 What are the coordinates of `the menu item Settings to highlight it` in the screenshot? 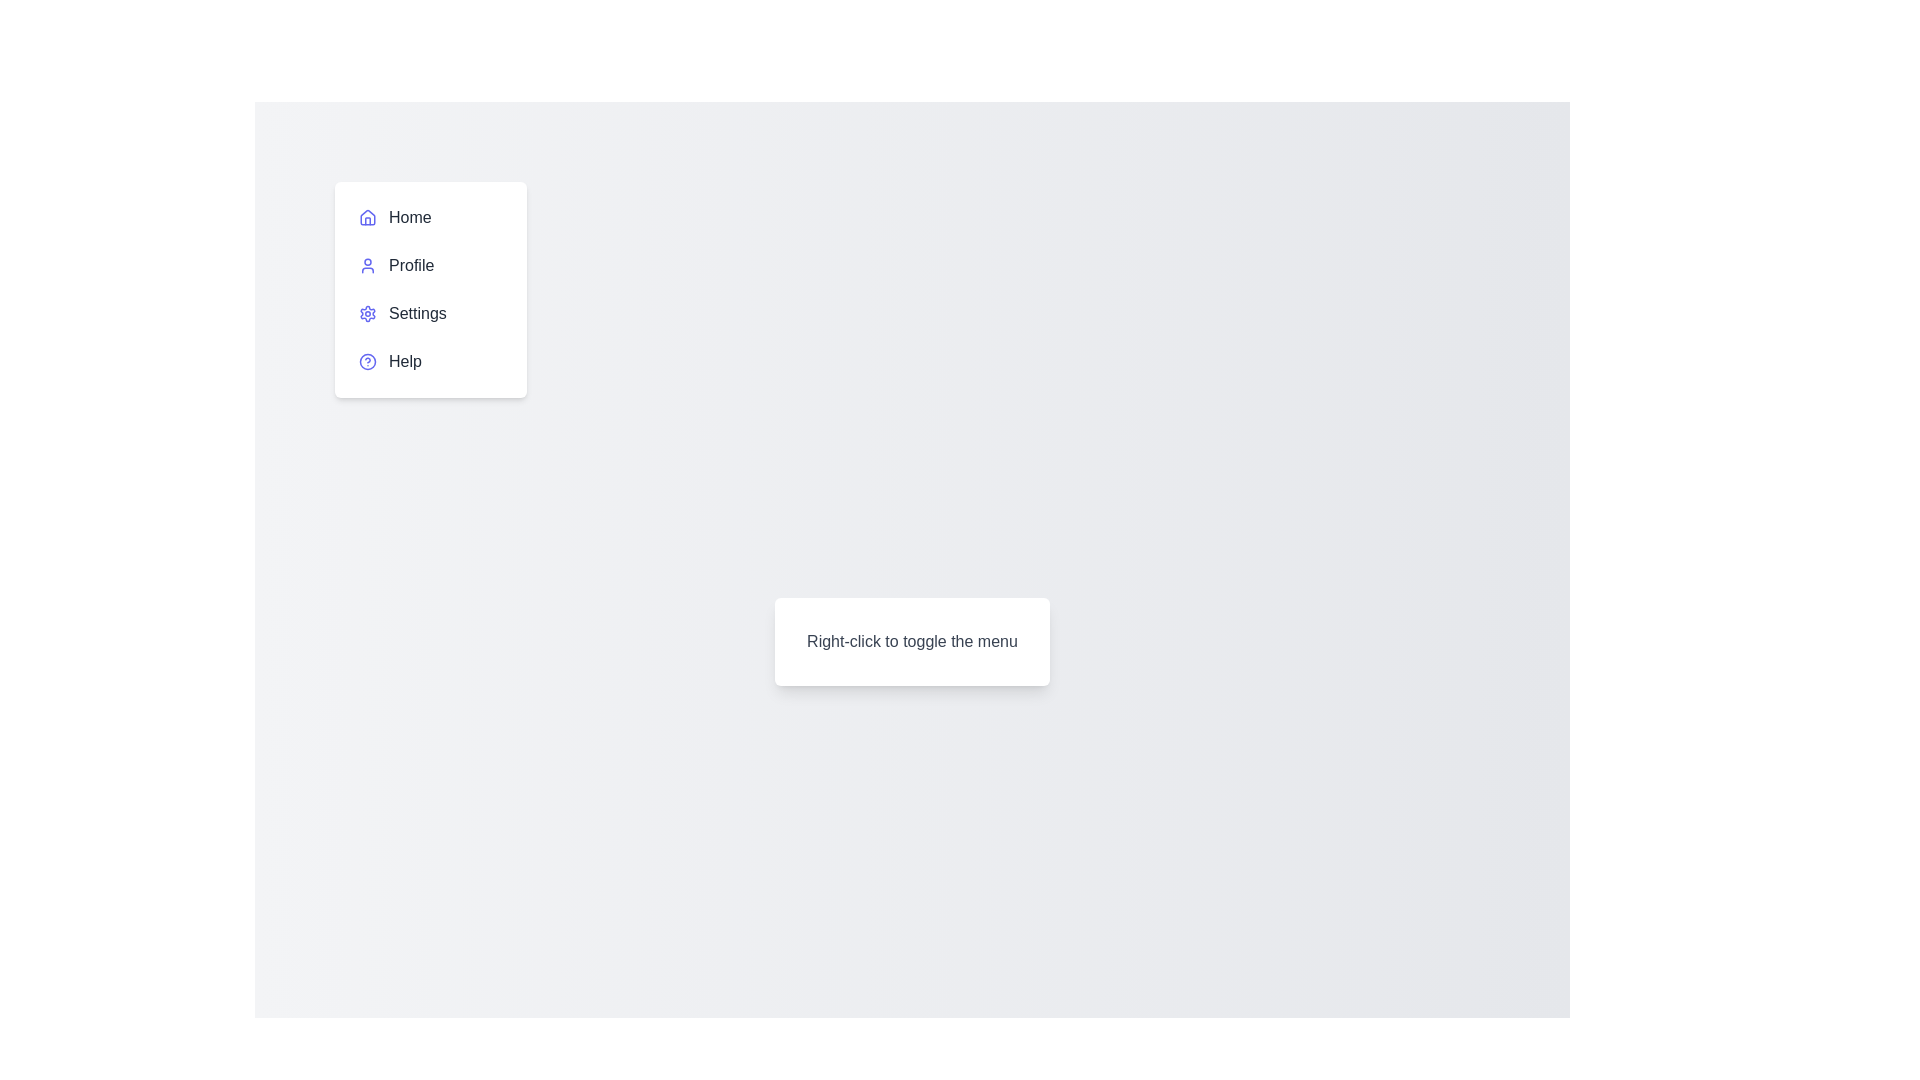 It's located at (430, 313).